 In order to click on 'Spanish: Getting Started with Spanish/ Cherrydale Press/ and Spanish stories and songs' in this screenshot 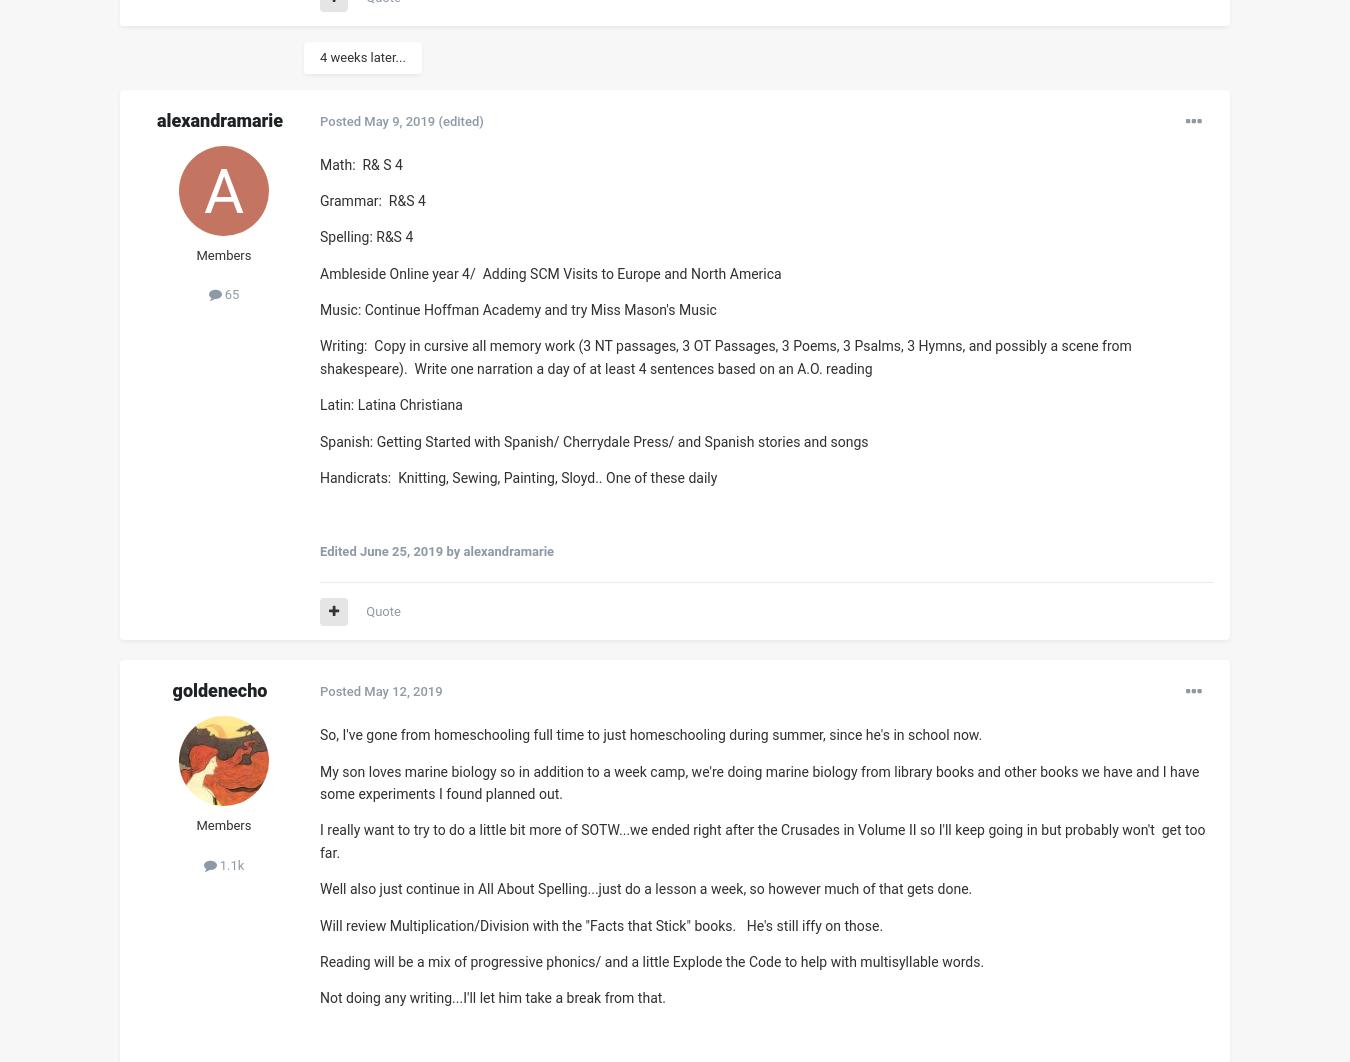, I will do `click(594, 440)`.